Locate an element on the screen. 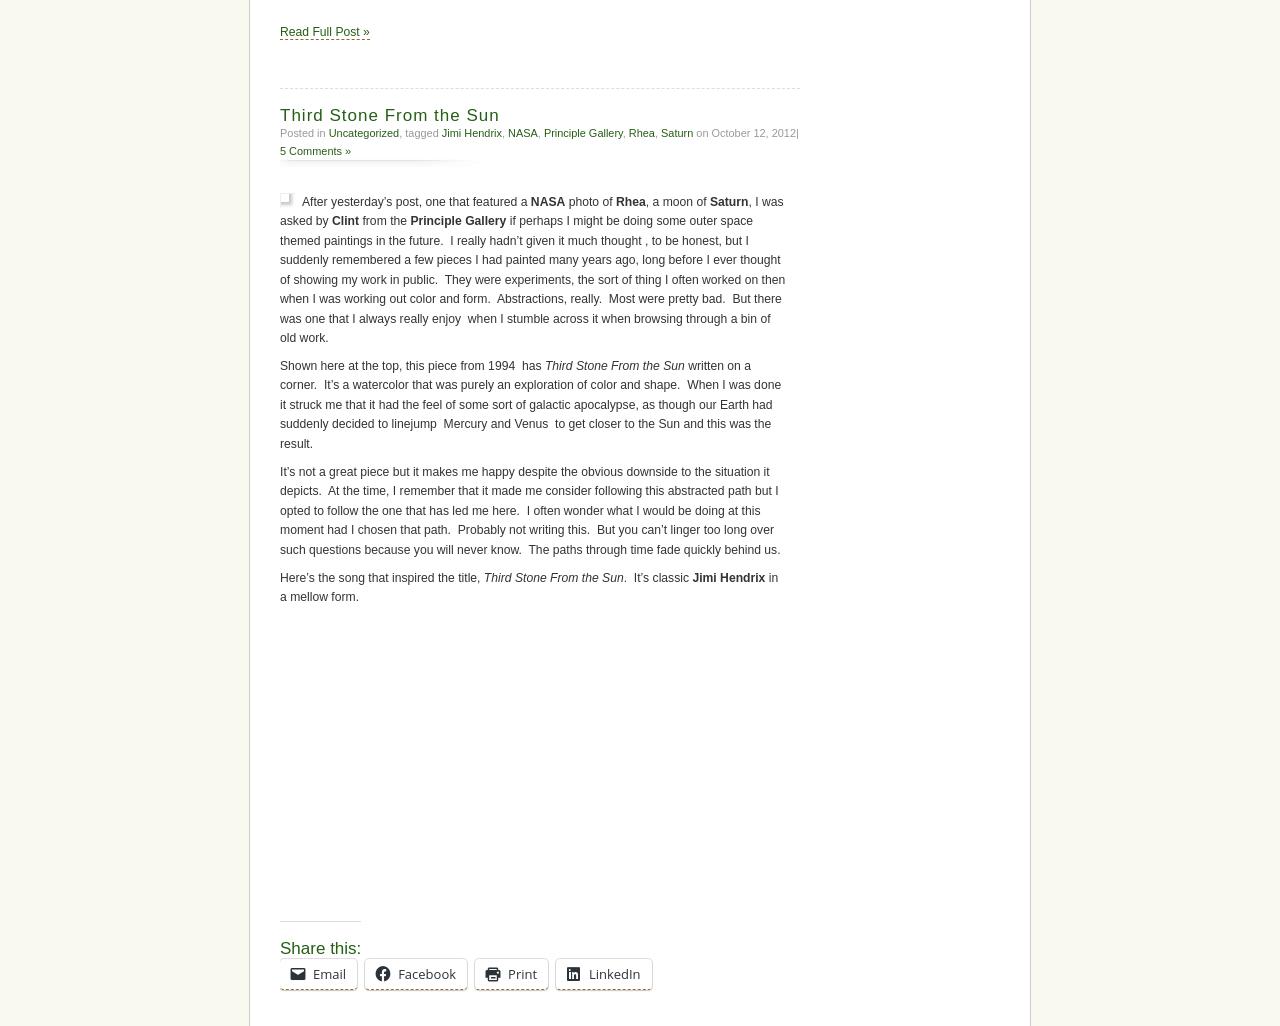 The height and width of the screenshot is (1026, 1280). 'Read Full Post »' is located at coordinates (324, 32).